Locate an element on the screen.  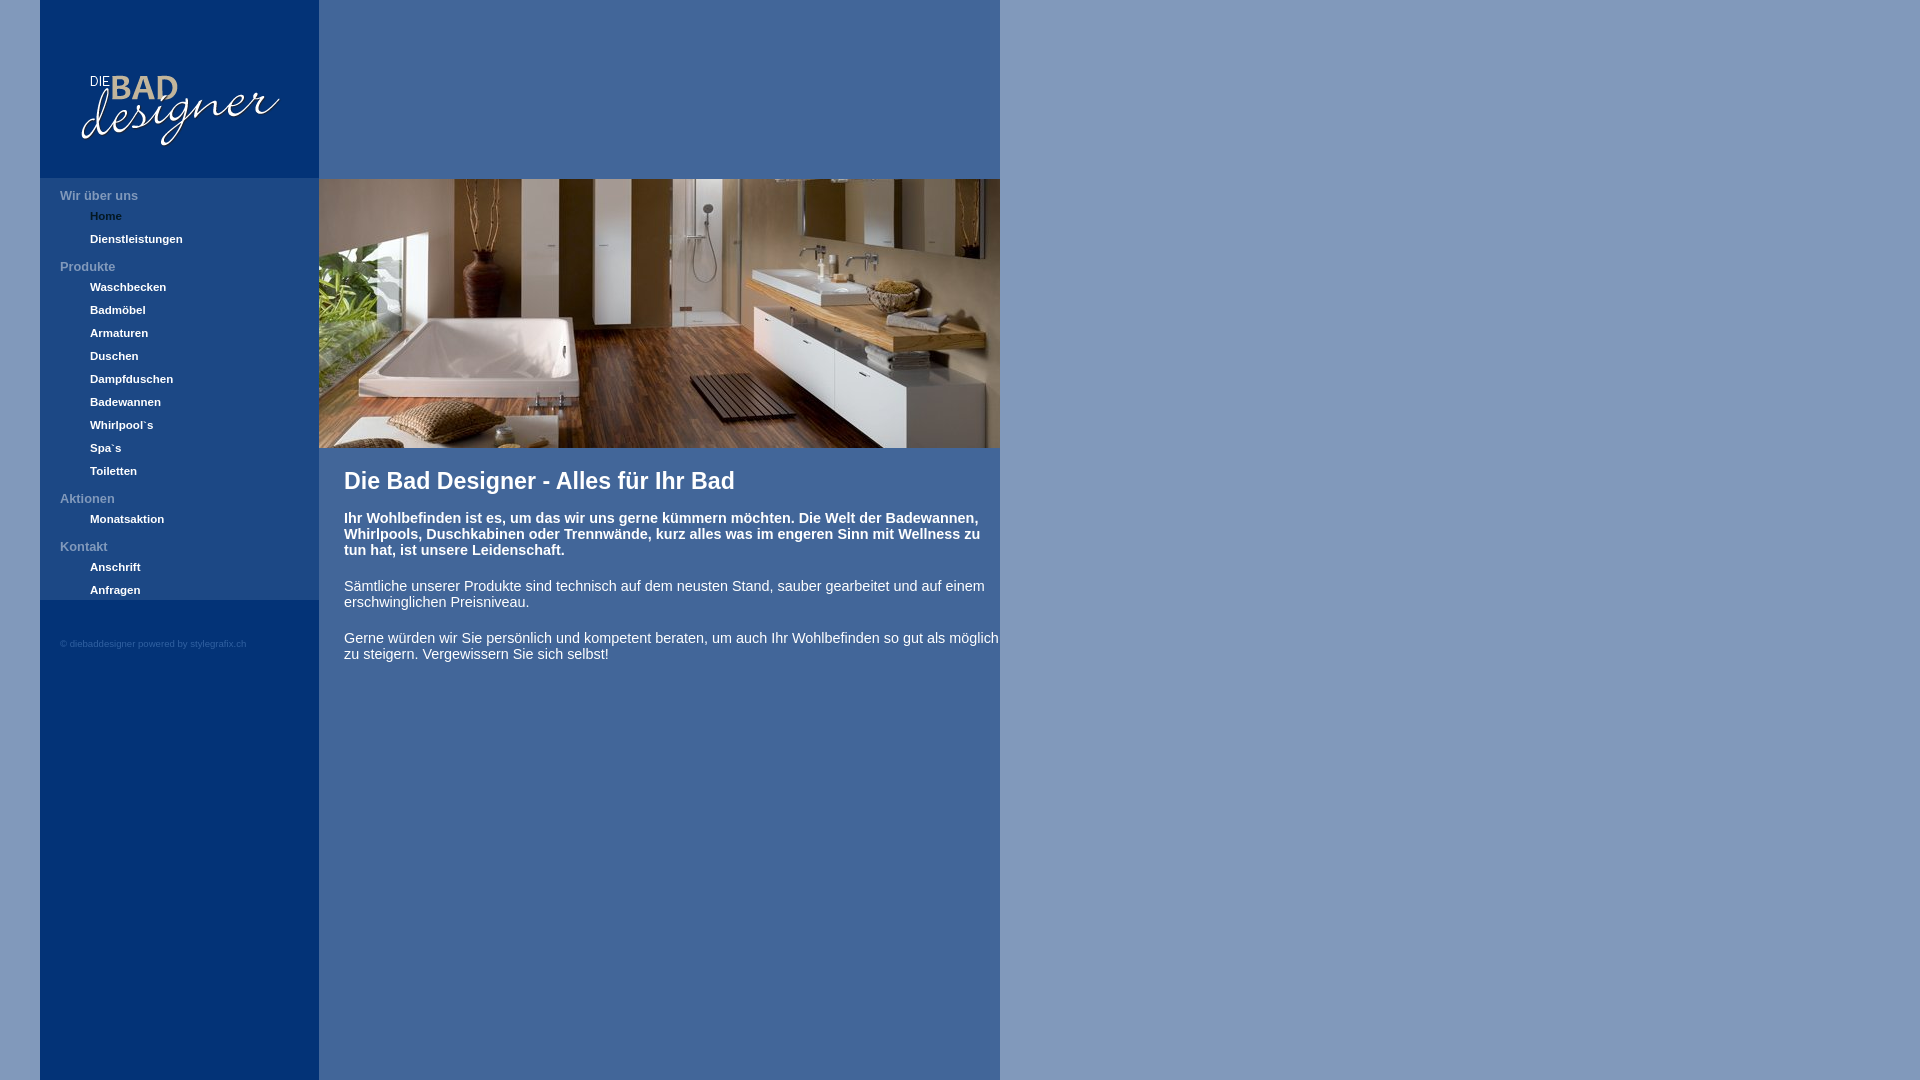
'Anfragen' is located at coordinates (114, 589).